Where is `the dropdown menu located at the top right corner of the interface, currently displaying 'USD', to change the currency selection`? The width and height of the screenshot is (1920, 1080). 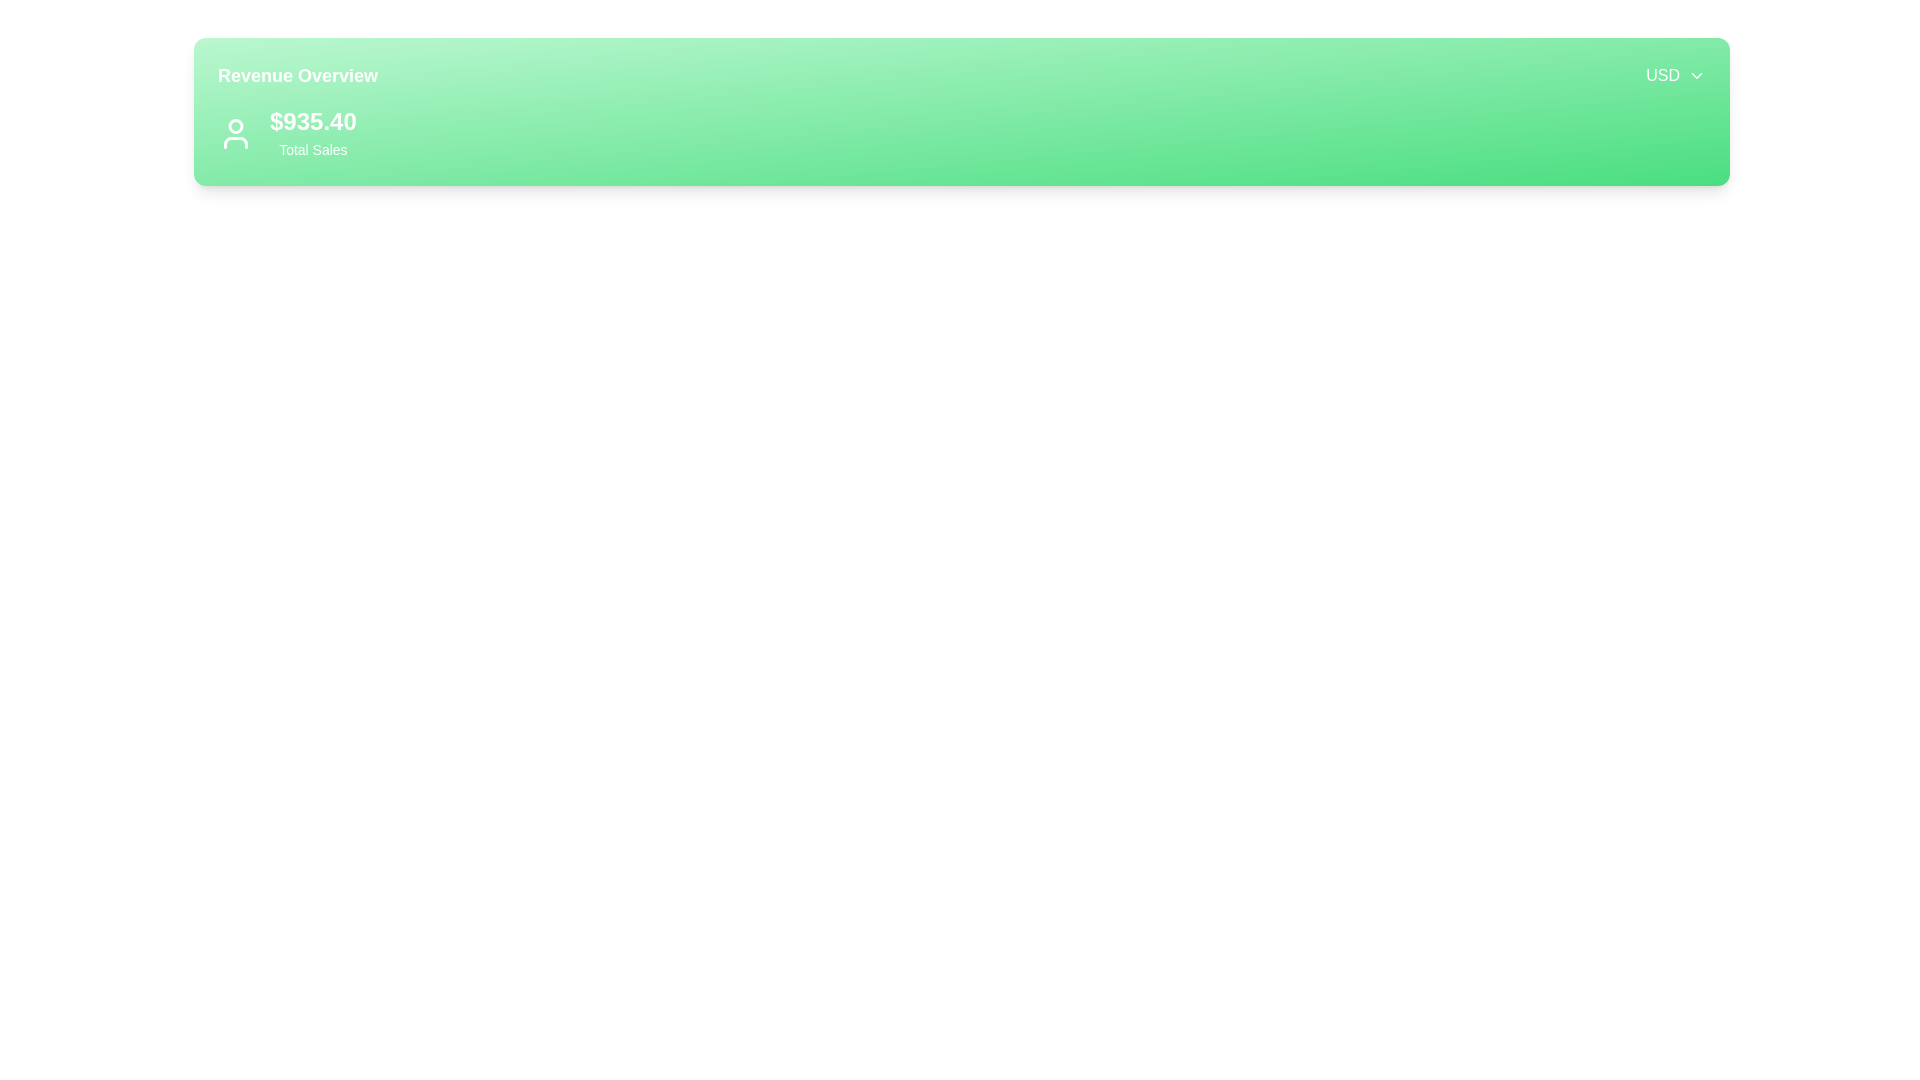 the dropdown menu located at the top right corner of the interface, currently displaying 'USD', to change the currency selection is located at coordinates (1676, 75).